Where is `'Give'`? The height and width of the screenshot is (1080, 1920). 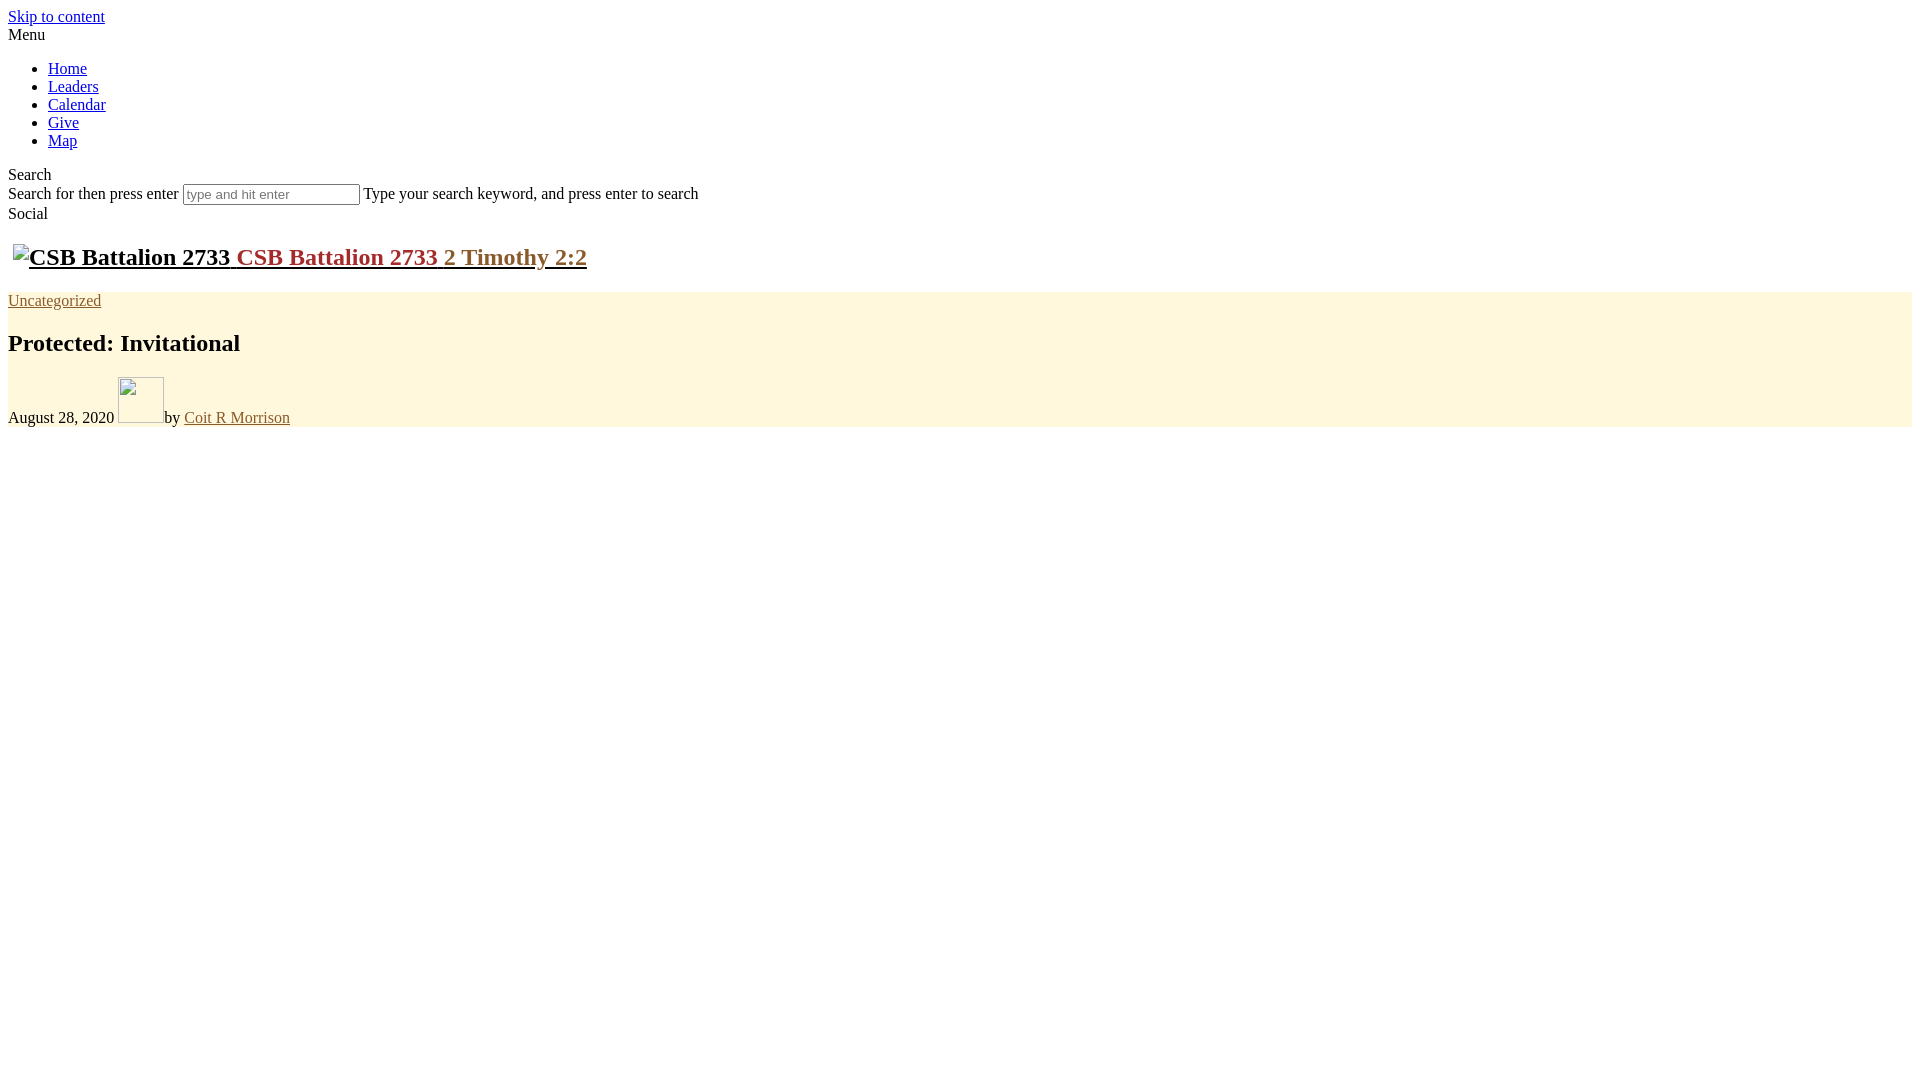
'Give' is located at coordinates (48, 122).